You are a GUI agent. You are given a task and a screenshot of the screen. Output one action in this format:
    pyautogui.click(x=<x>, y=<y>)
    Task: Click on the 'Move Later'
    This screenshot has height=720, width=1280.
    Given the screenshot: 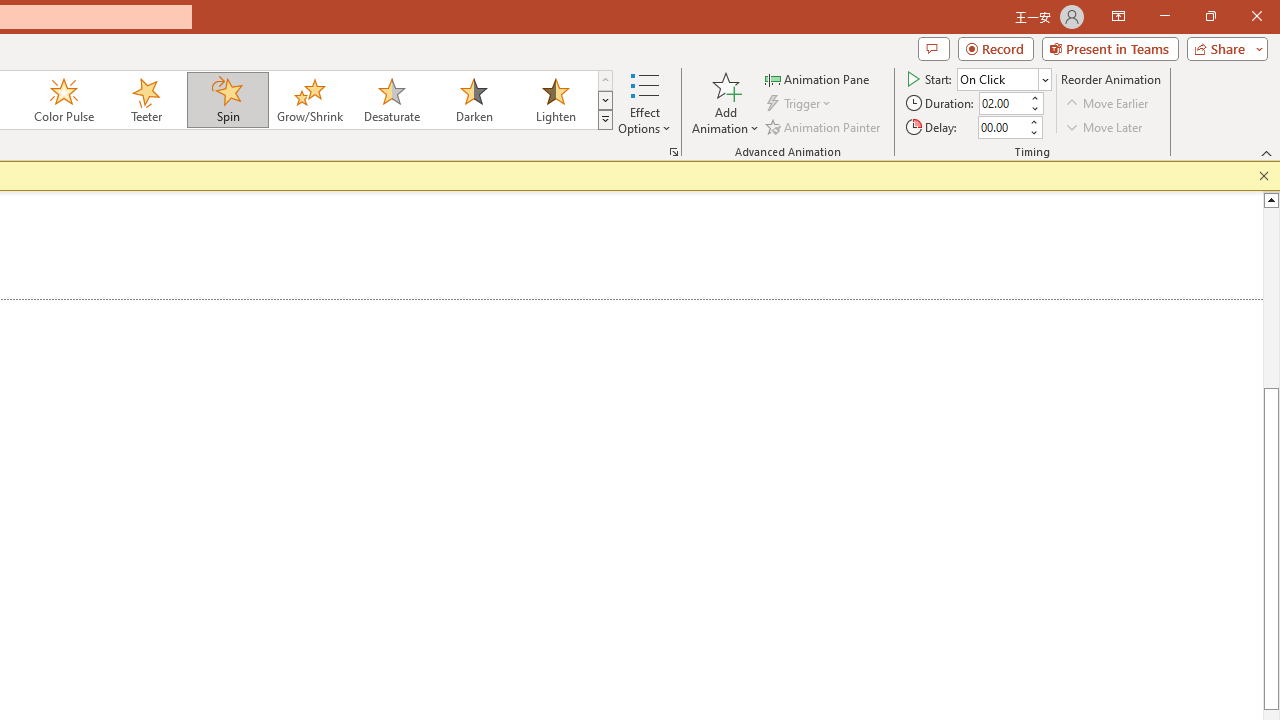 What is the action you would take?
    pyautogui.click(x=1104, y=127)
    